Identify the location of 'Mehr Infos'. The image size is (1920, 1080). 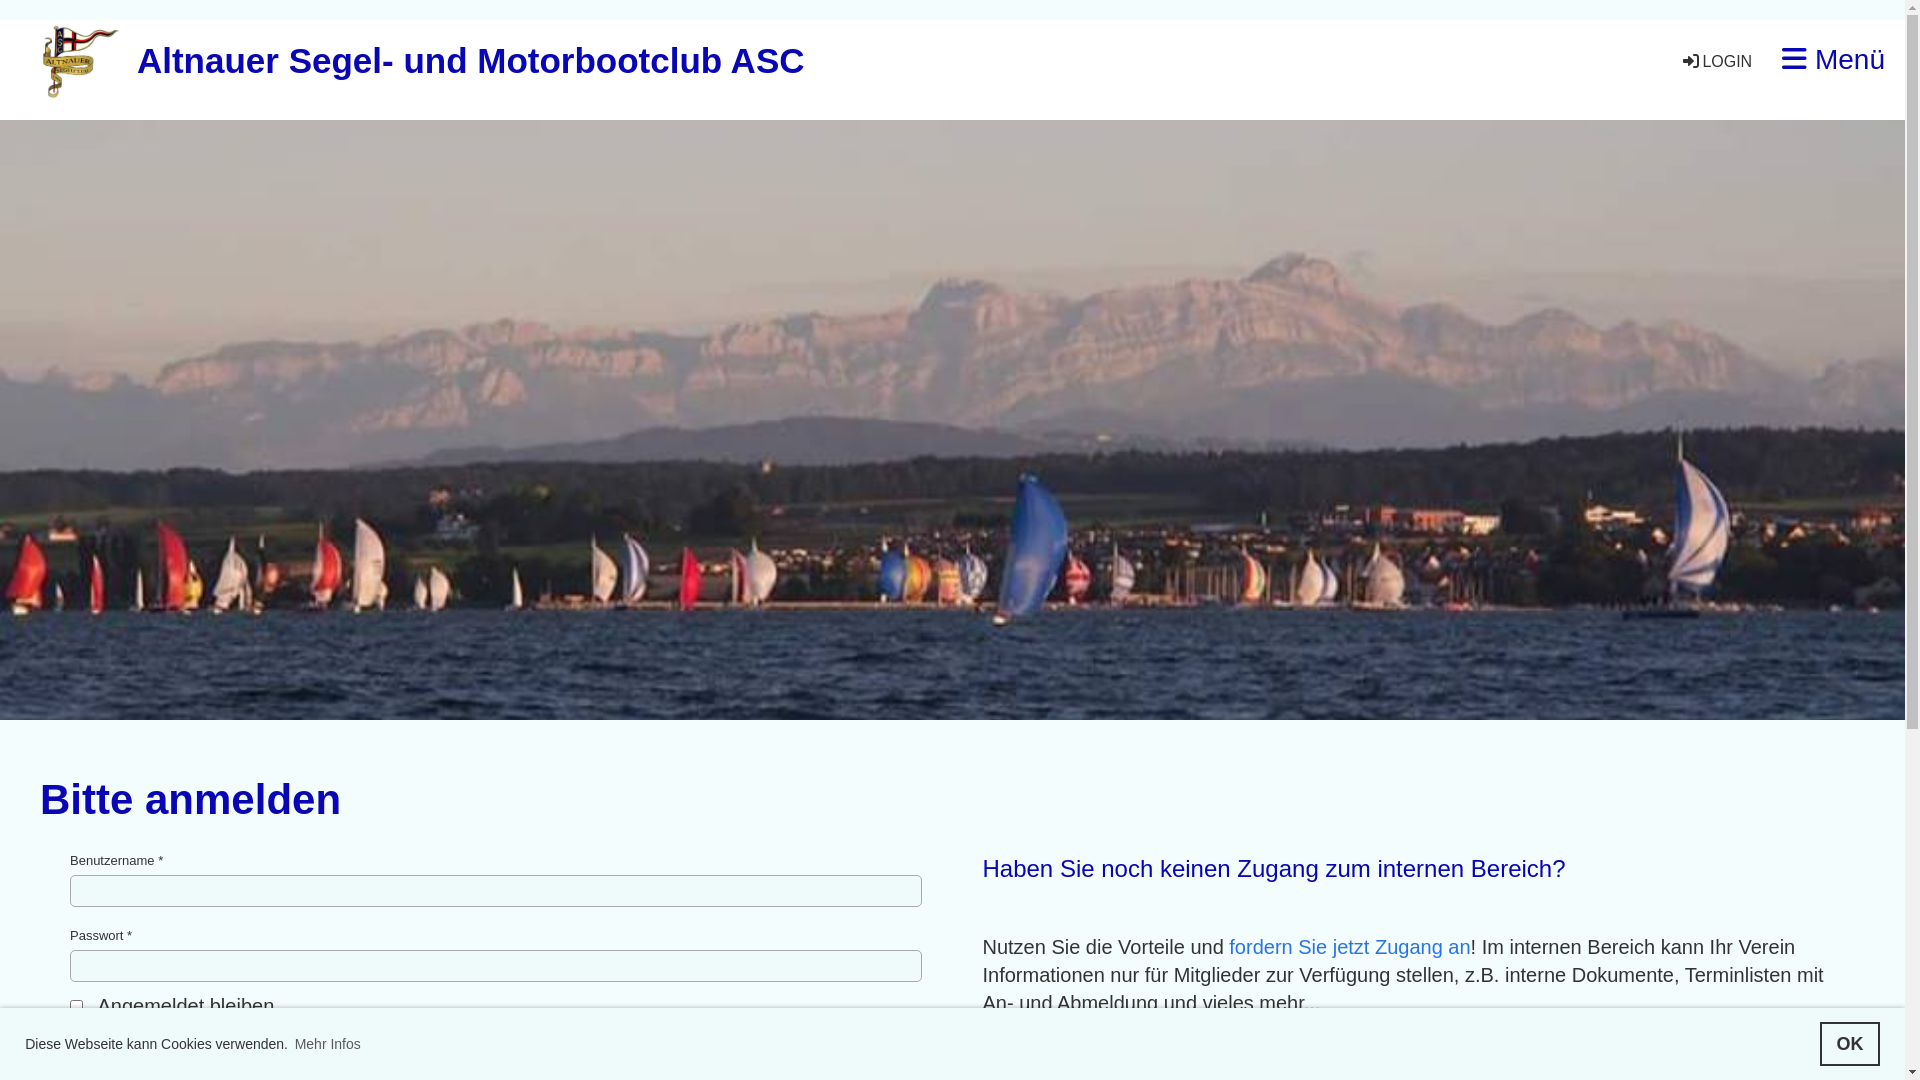
(327, 1043).